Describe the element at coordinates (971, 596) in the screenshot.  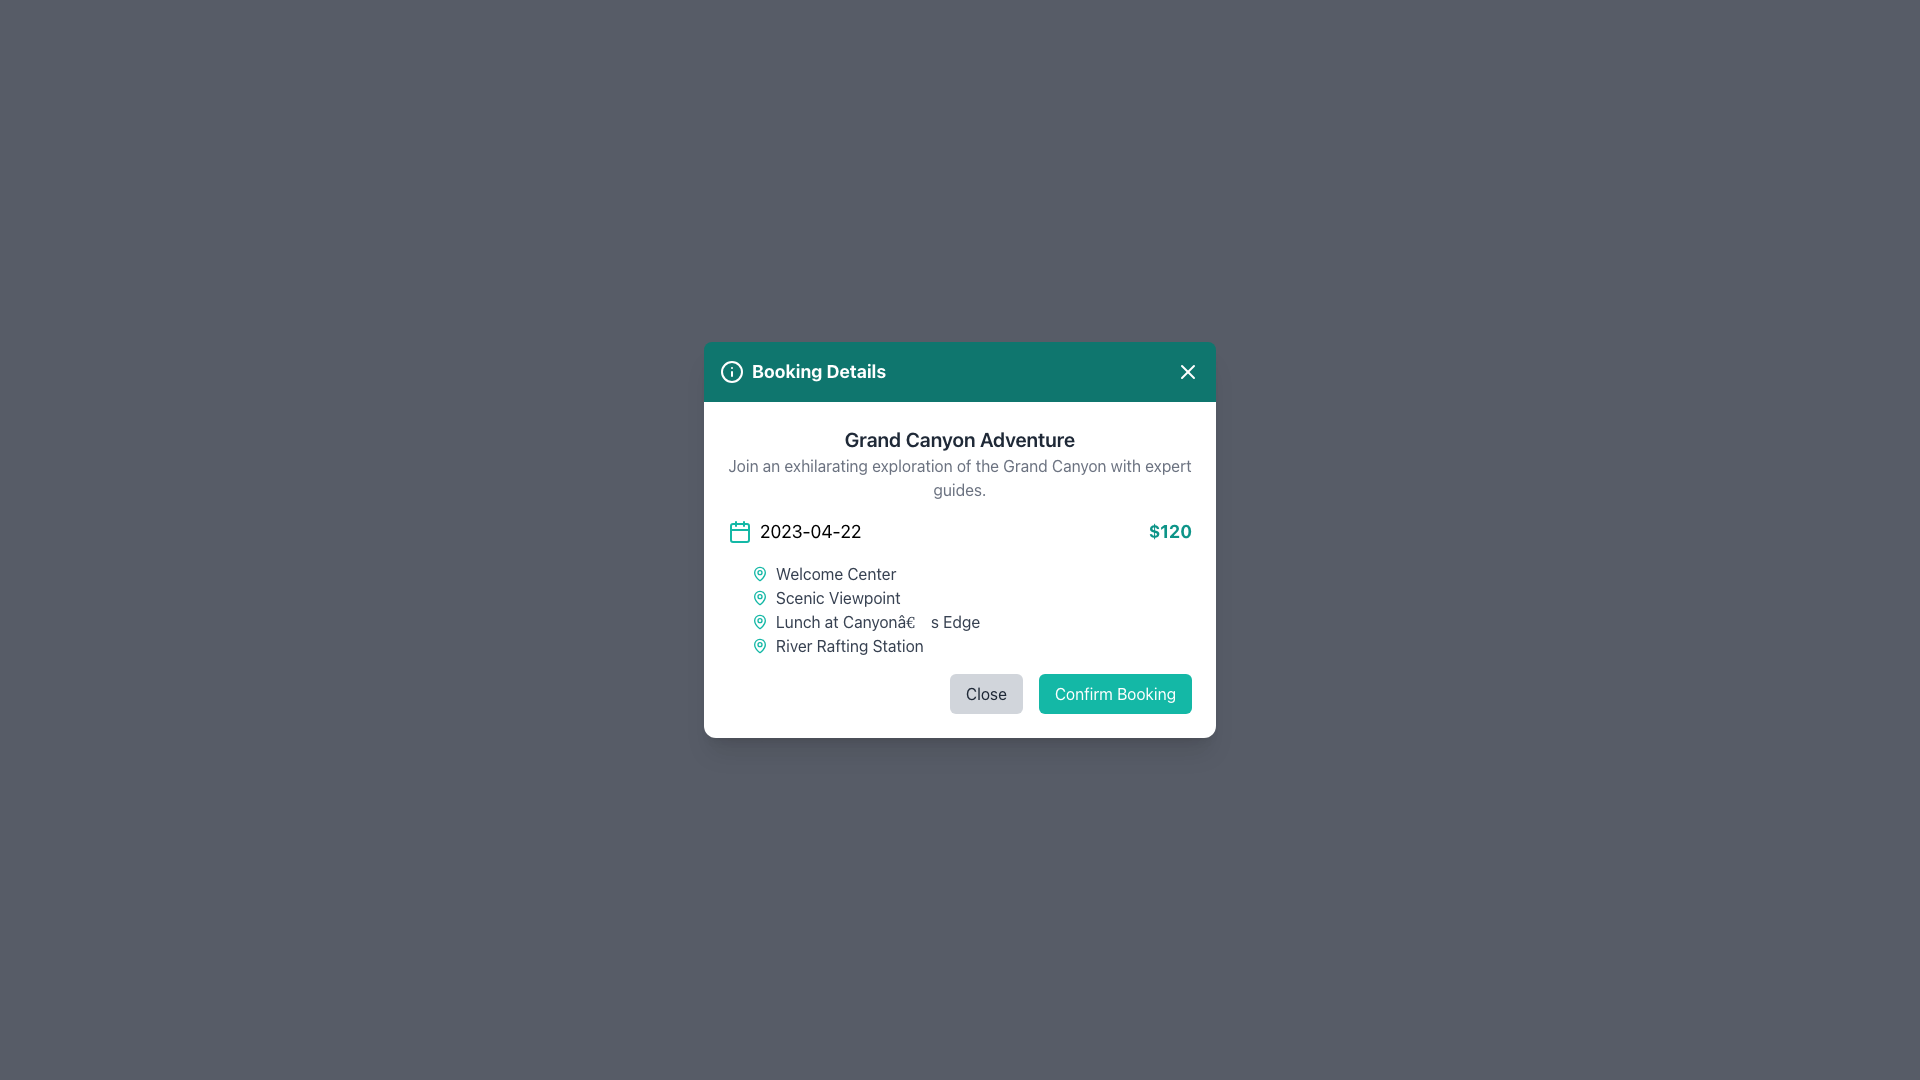
I see `the itinerary entry labeled 'Scenic Viewpoint'` at that location.